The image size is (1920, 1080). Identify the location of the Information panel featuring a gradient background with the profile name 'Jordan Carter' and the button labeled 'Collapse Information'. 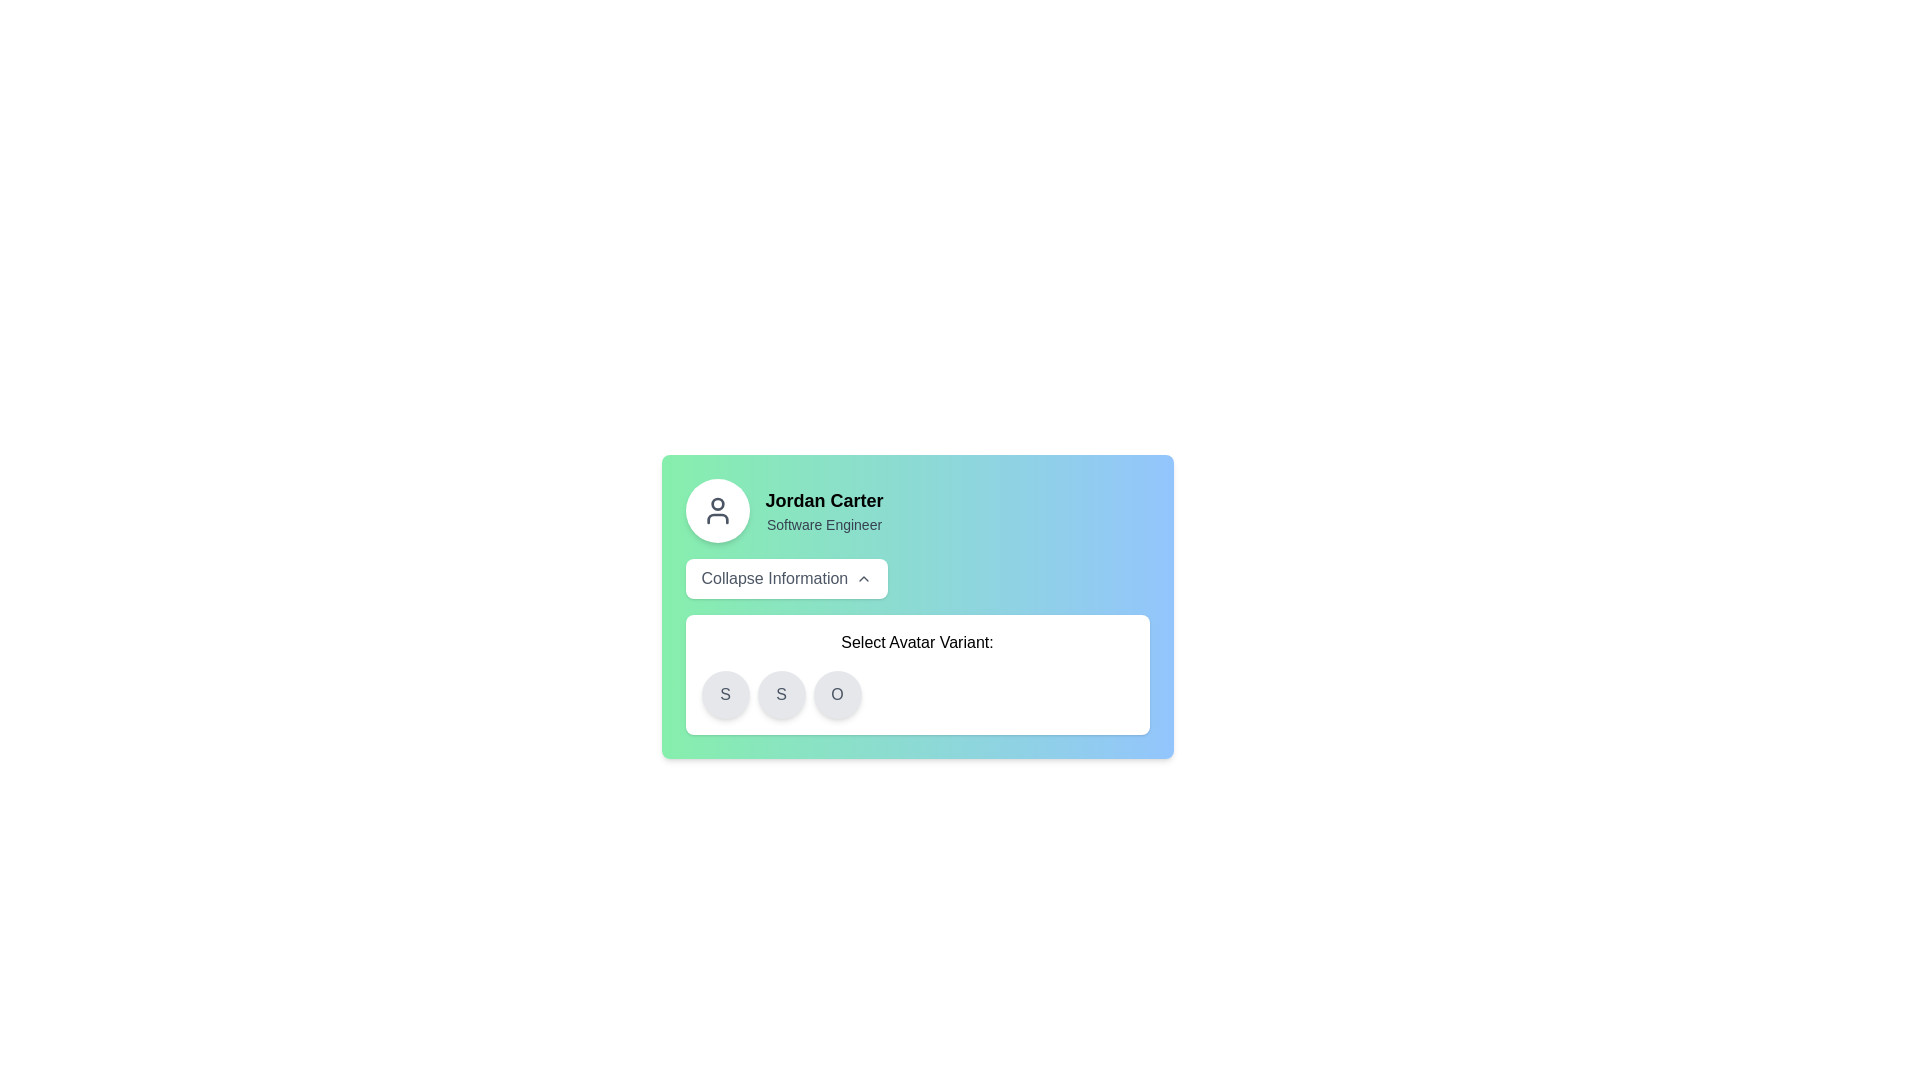
(916, 605).